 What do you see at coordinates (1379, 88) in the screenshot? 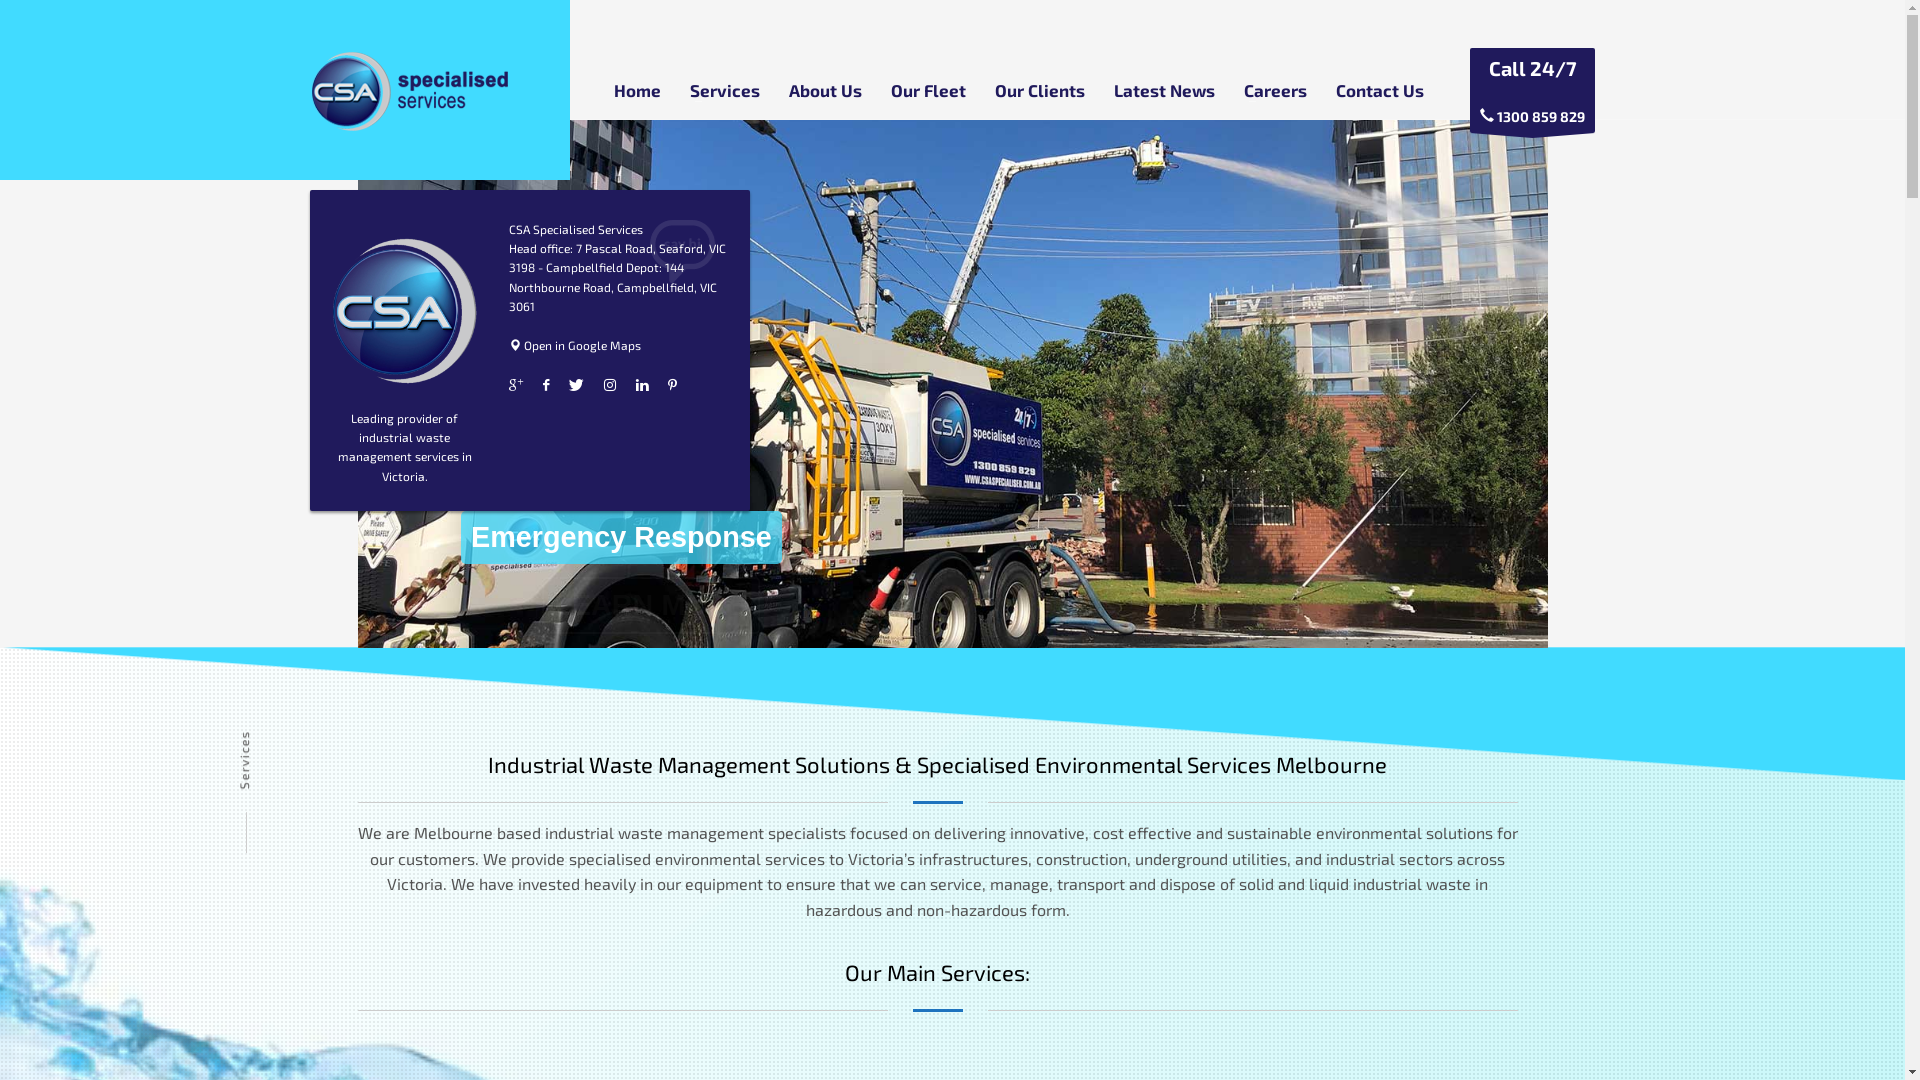
I see `'Contact Us'` at bounding box center [1379, 88].